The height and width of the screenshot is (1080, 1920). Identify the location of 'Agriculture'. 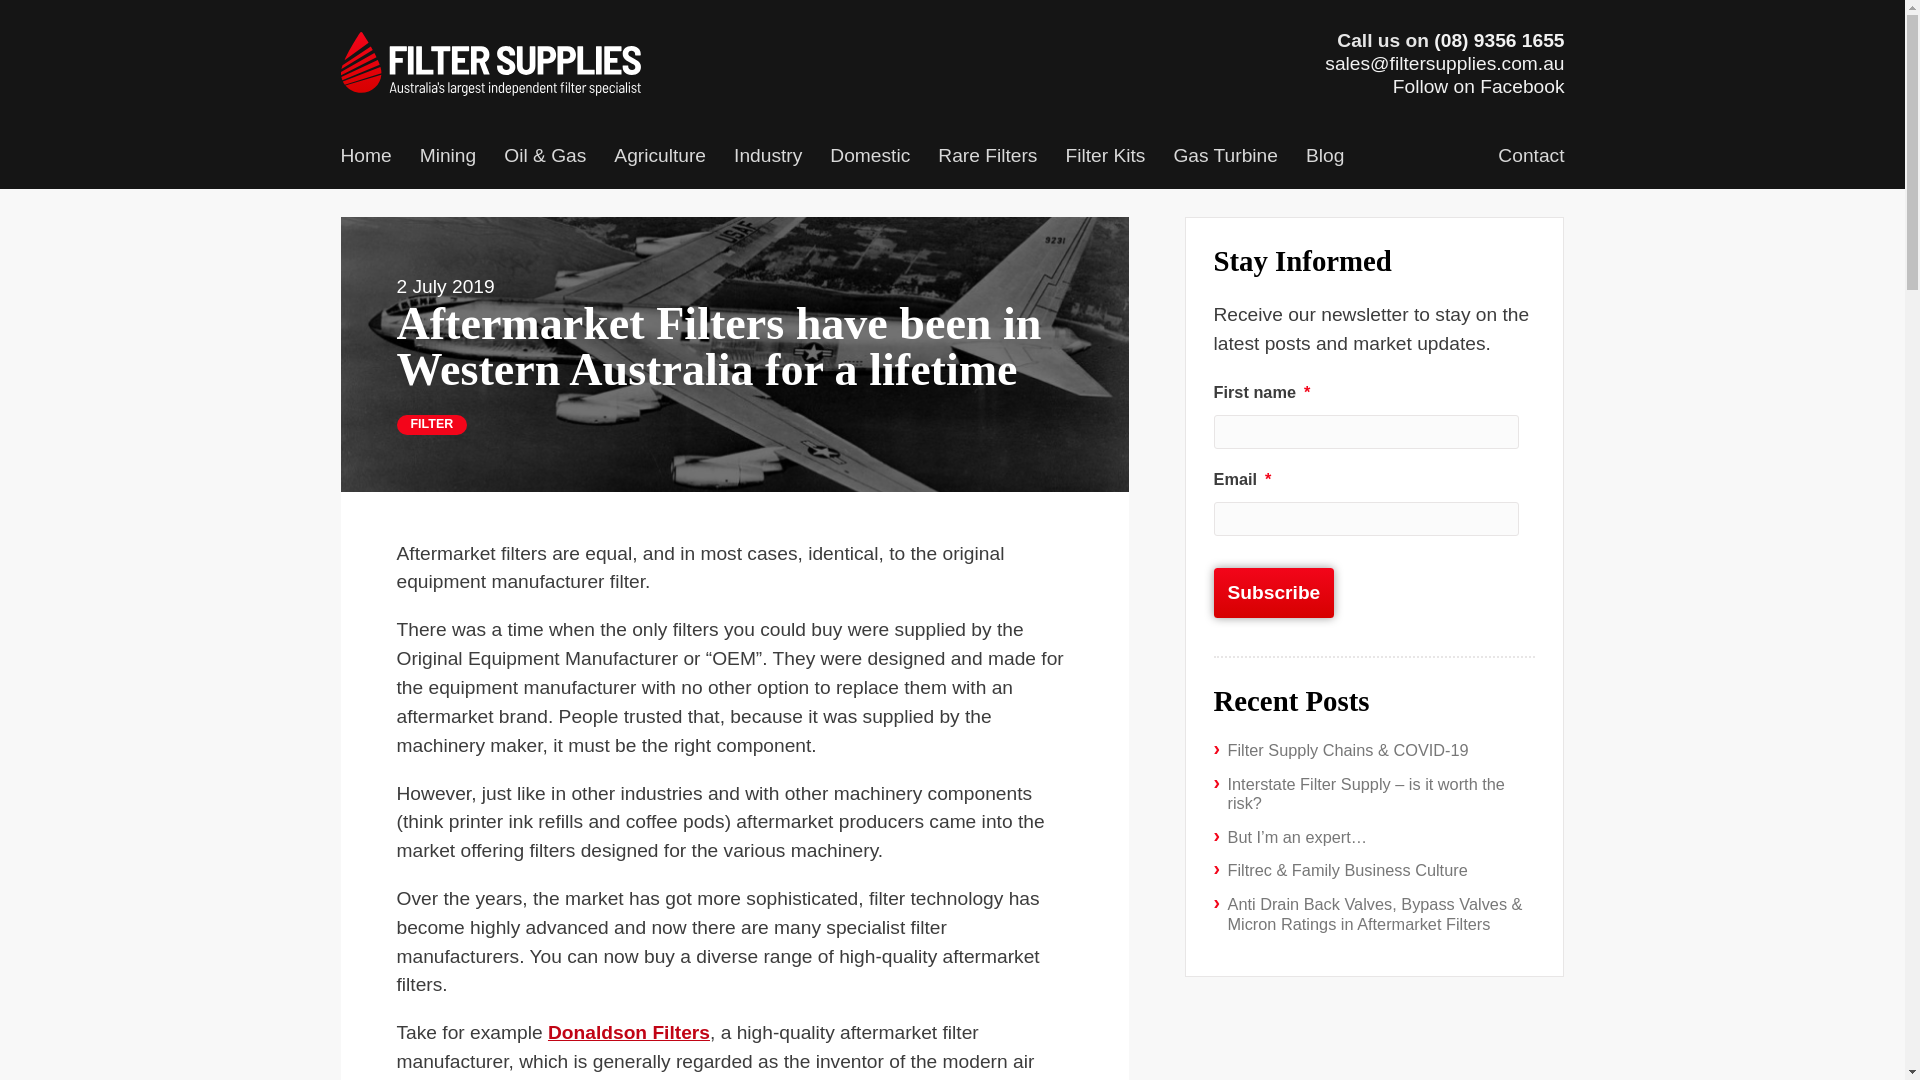
(660, 157).